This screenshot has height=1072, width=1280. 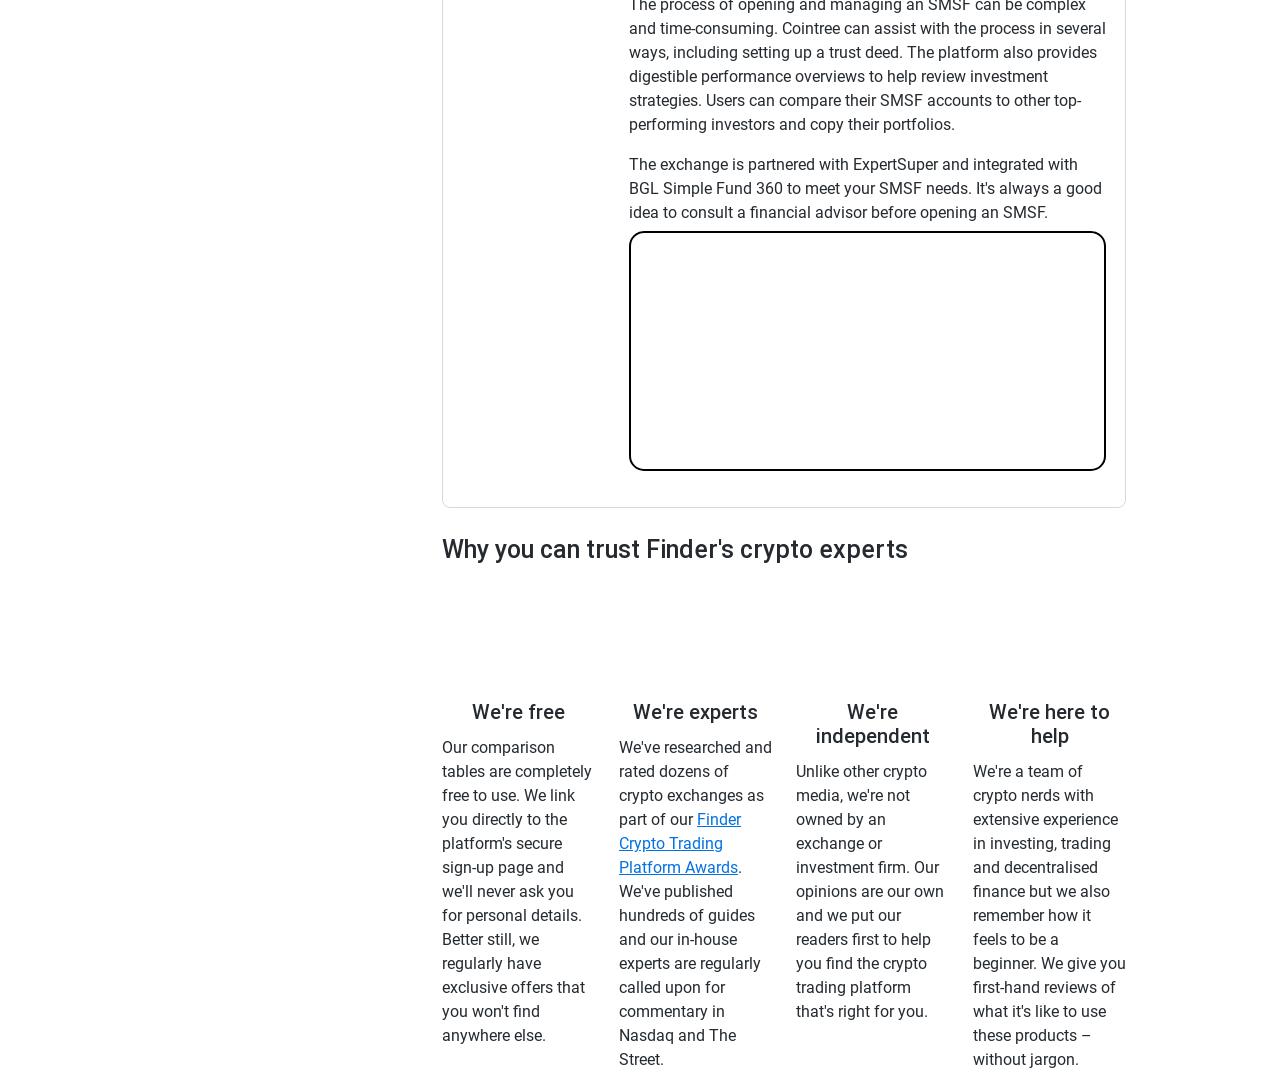 What do you see at coordinates (989, 723) in the screenshot?
I see `'We're here to help'` at bounding box center [989, 723].